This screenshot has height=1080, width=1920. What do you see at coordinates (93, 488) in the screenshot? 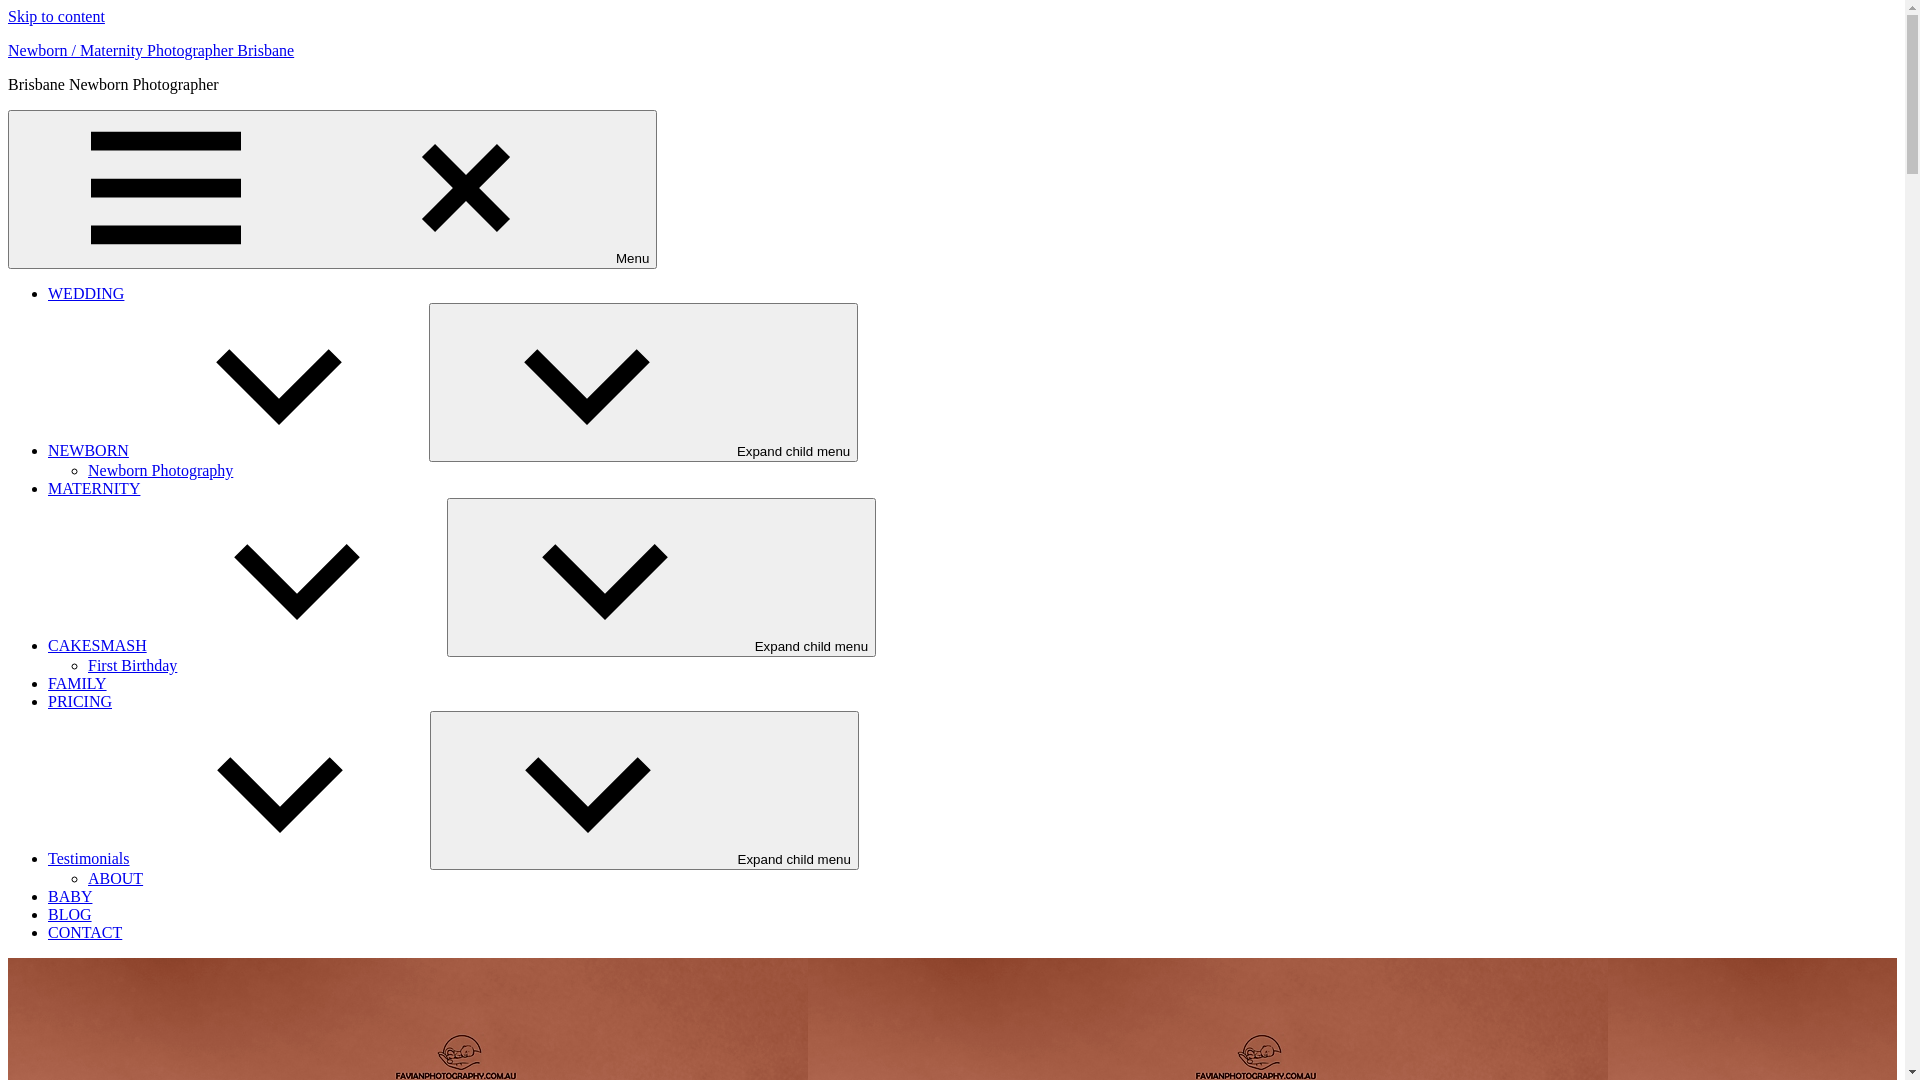
I see `'MATERNITY'` at bounding box center [93, 488].